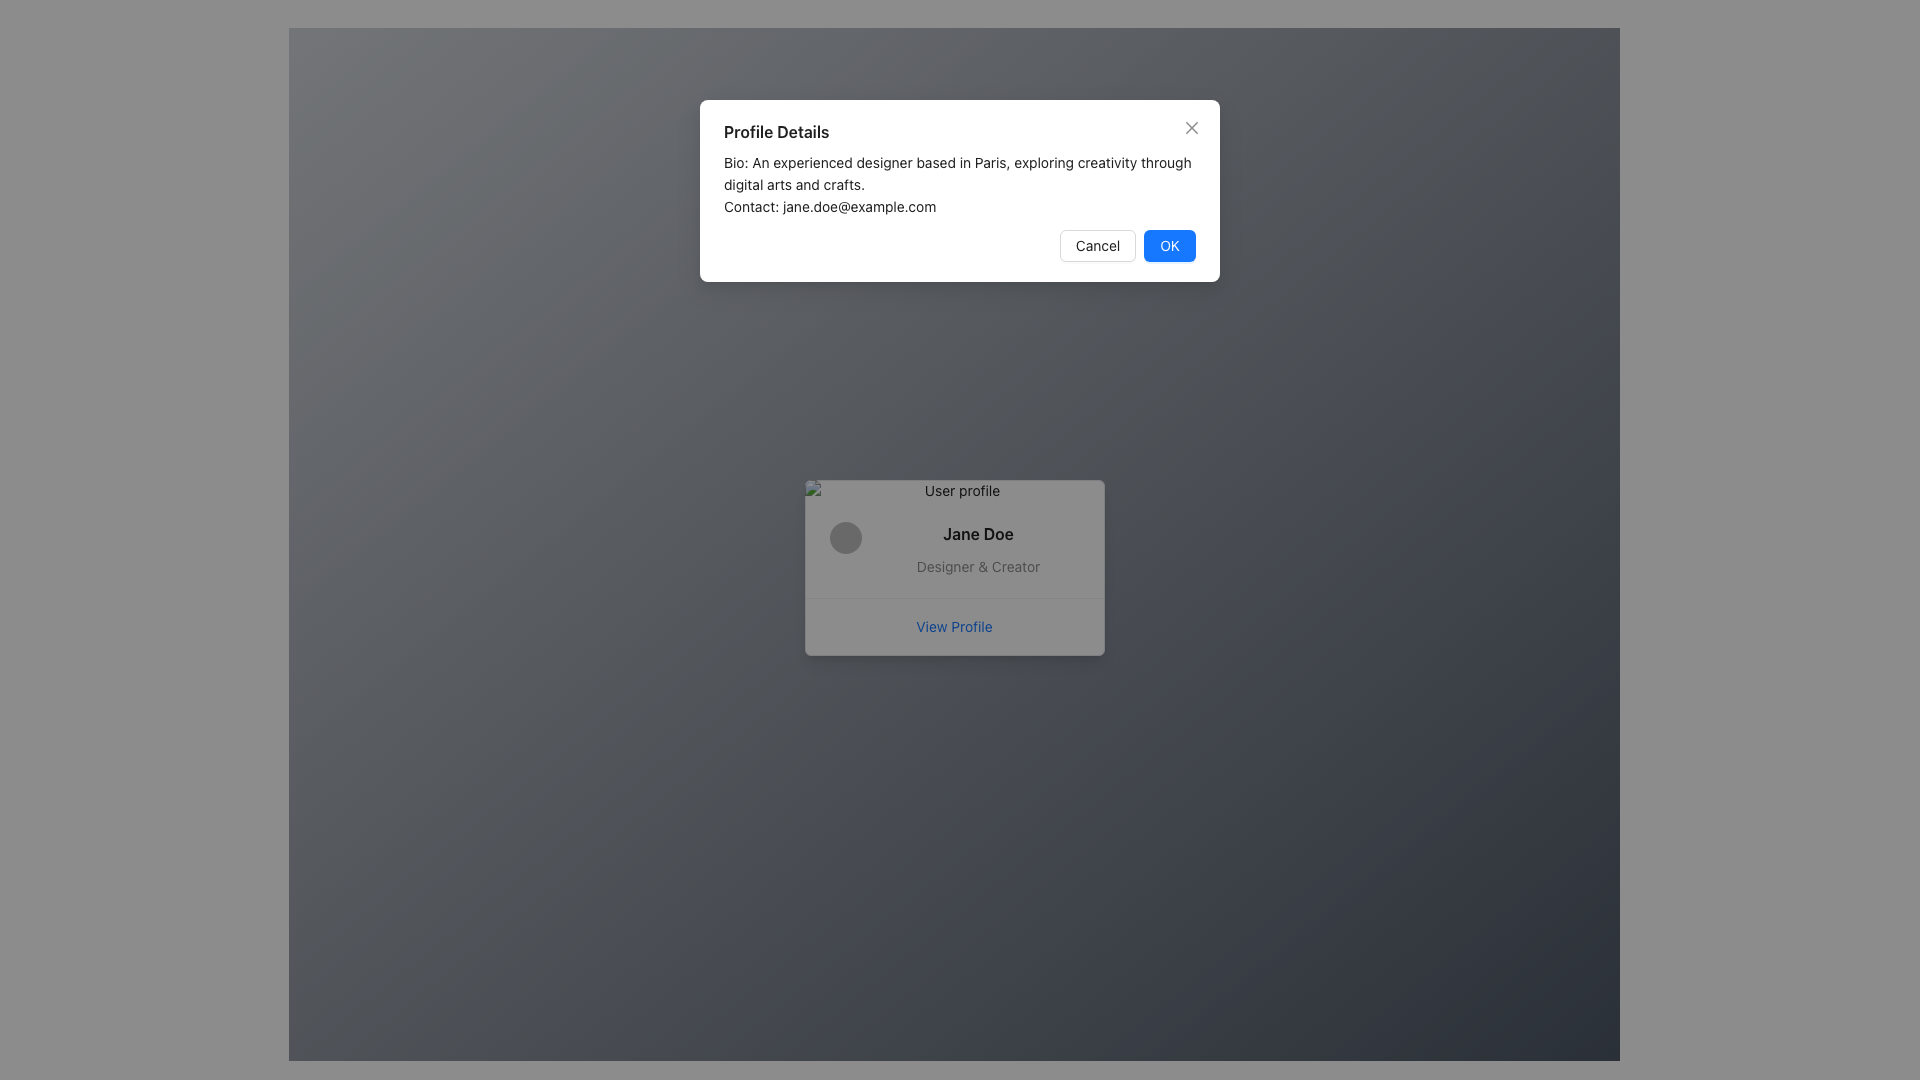 The width and height of the screenshot is (1920, 1080). Describe the element at coordinates (978, 566) in the screenshot. I see `the text label displaying 'Designer & Creator' located below 'Jane Doe' in the 'User profile' dialog box` at that location.